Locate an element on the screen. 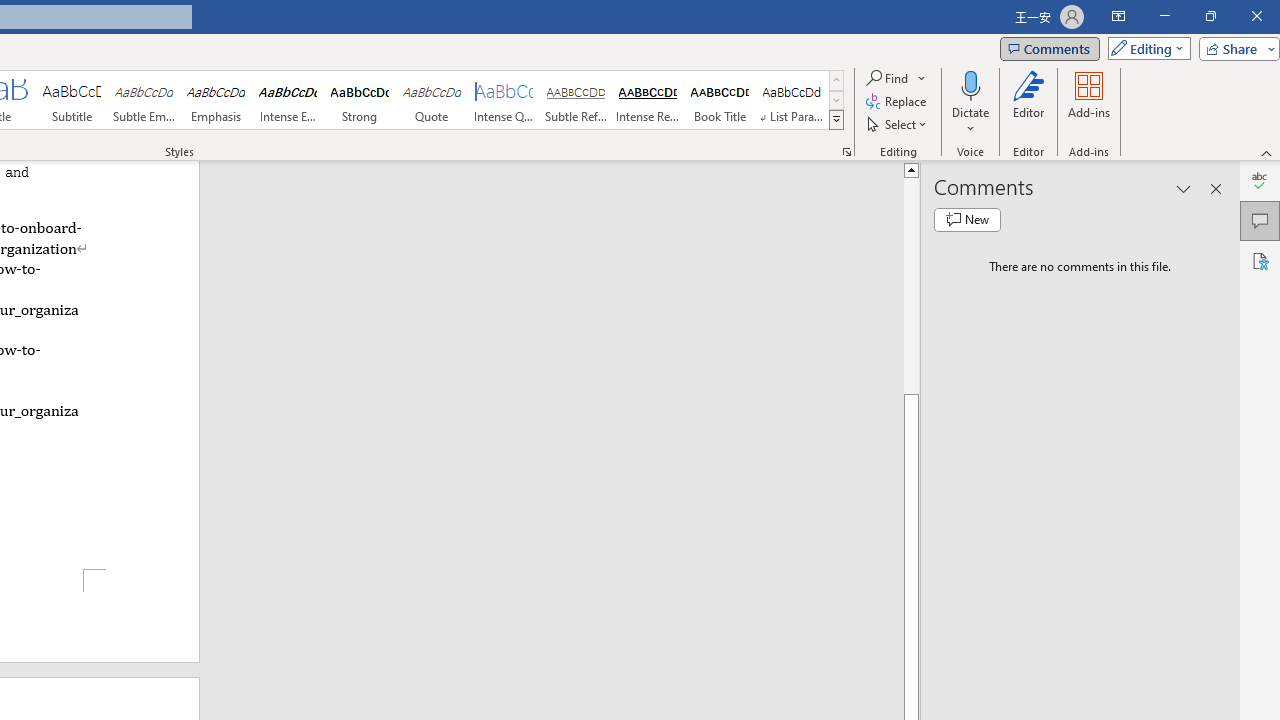  'Strong' is located at coordinates (359, 100).